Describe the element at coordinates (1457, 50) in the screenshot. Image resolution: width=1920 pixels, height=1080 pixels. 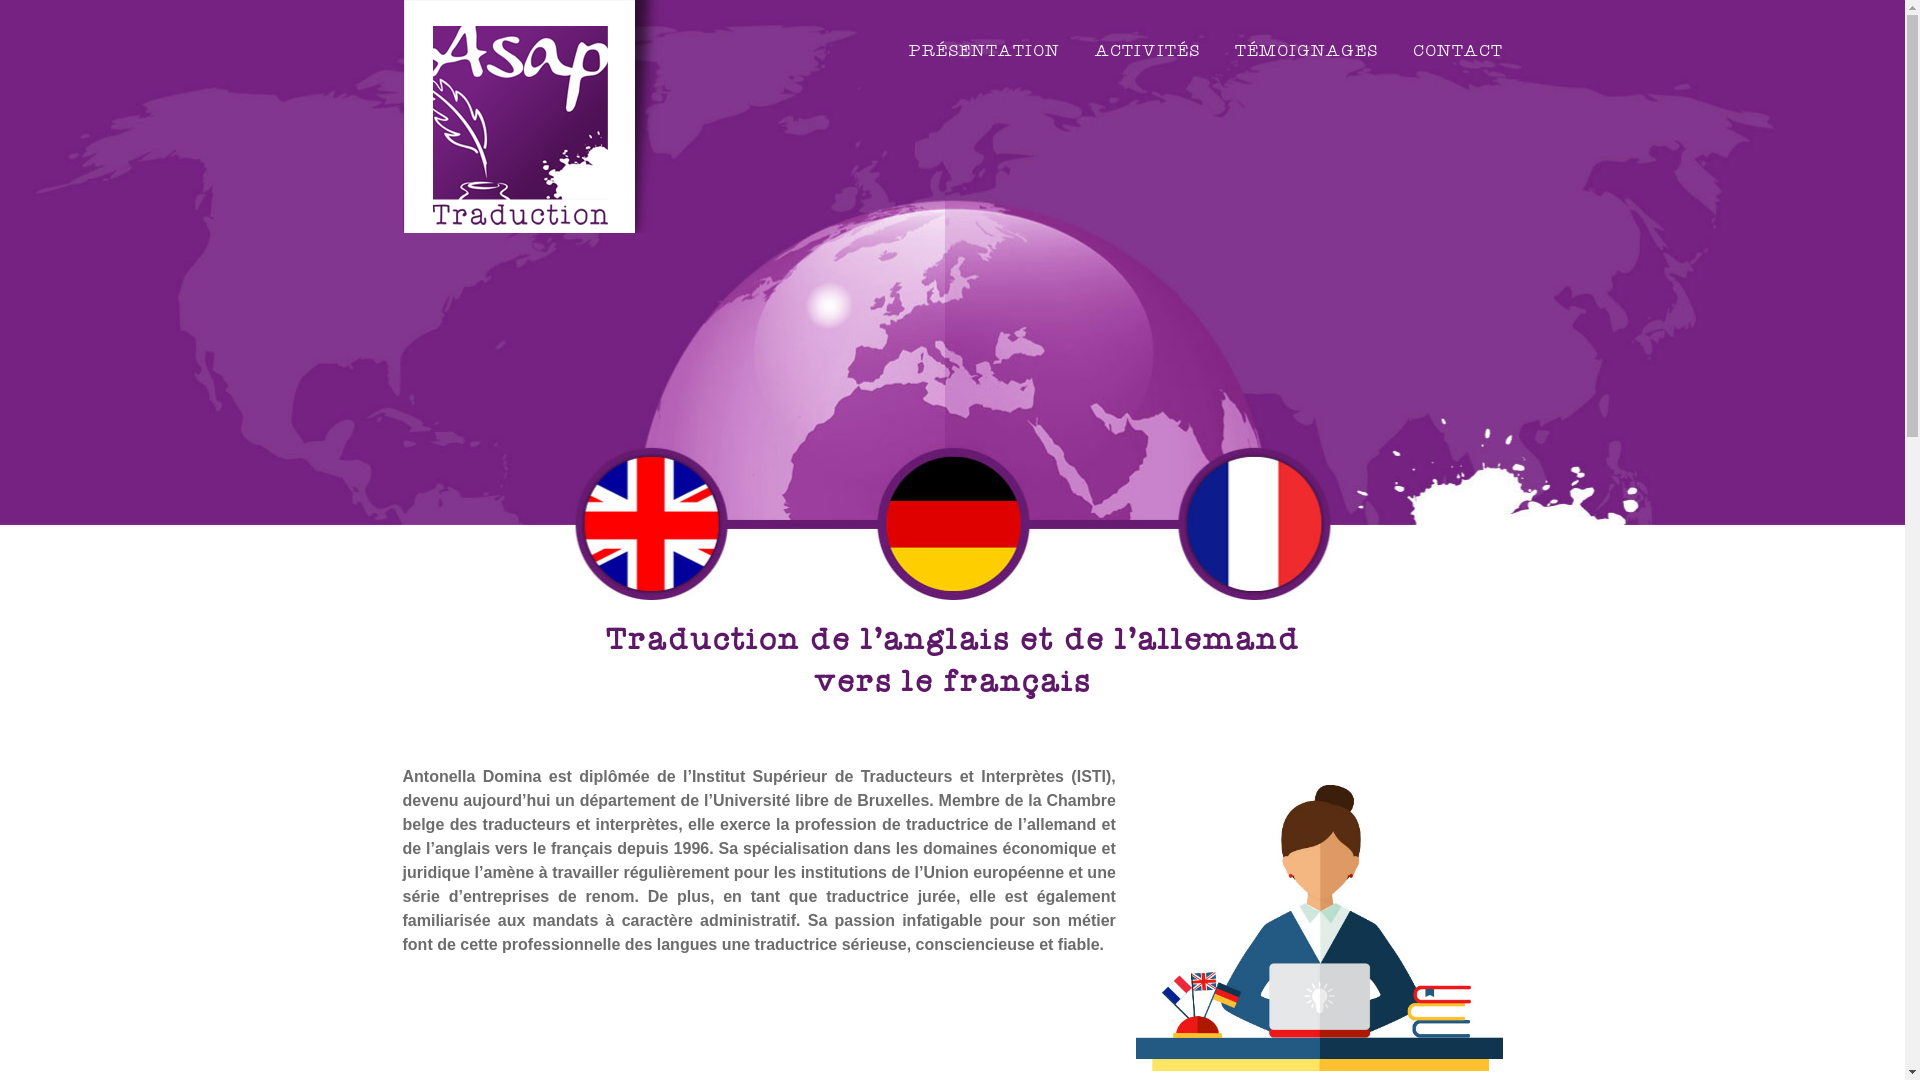
I see `'CONTACT'` at that location.